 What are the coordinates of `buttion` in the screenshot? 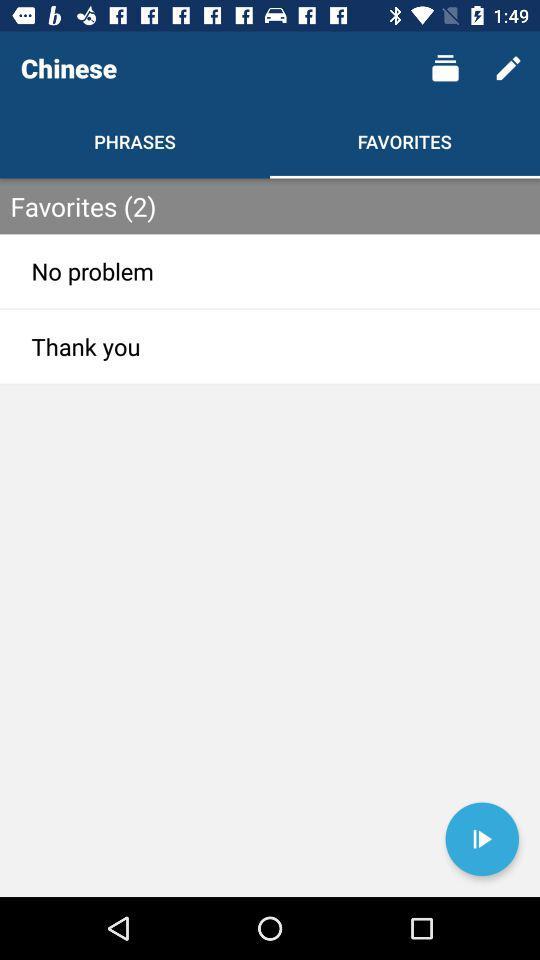 It's located at (481, 839).